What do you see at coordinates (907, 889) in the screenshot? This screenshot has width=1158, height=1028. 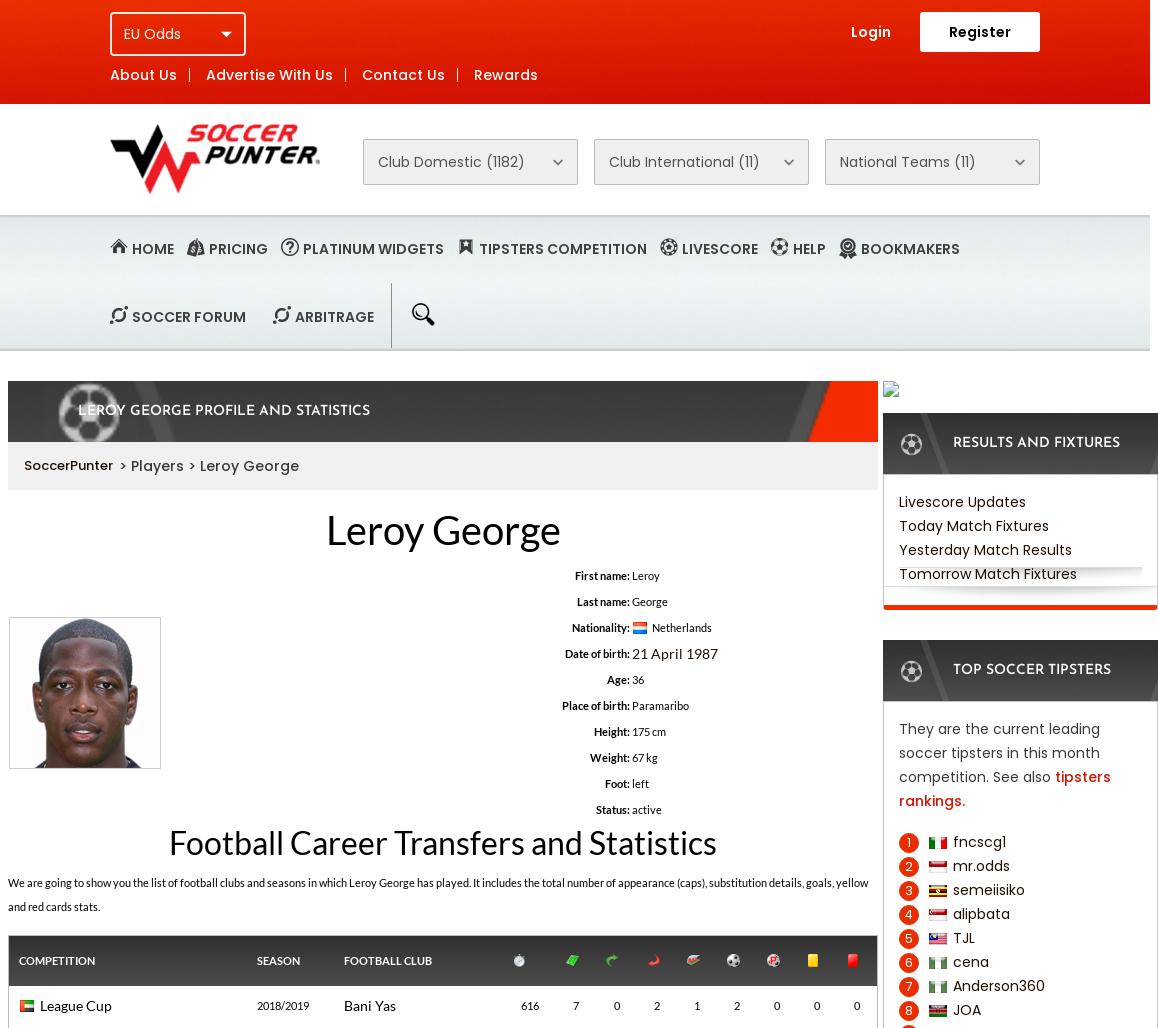 I see `'3'` at bounding box center [907, 889].